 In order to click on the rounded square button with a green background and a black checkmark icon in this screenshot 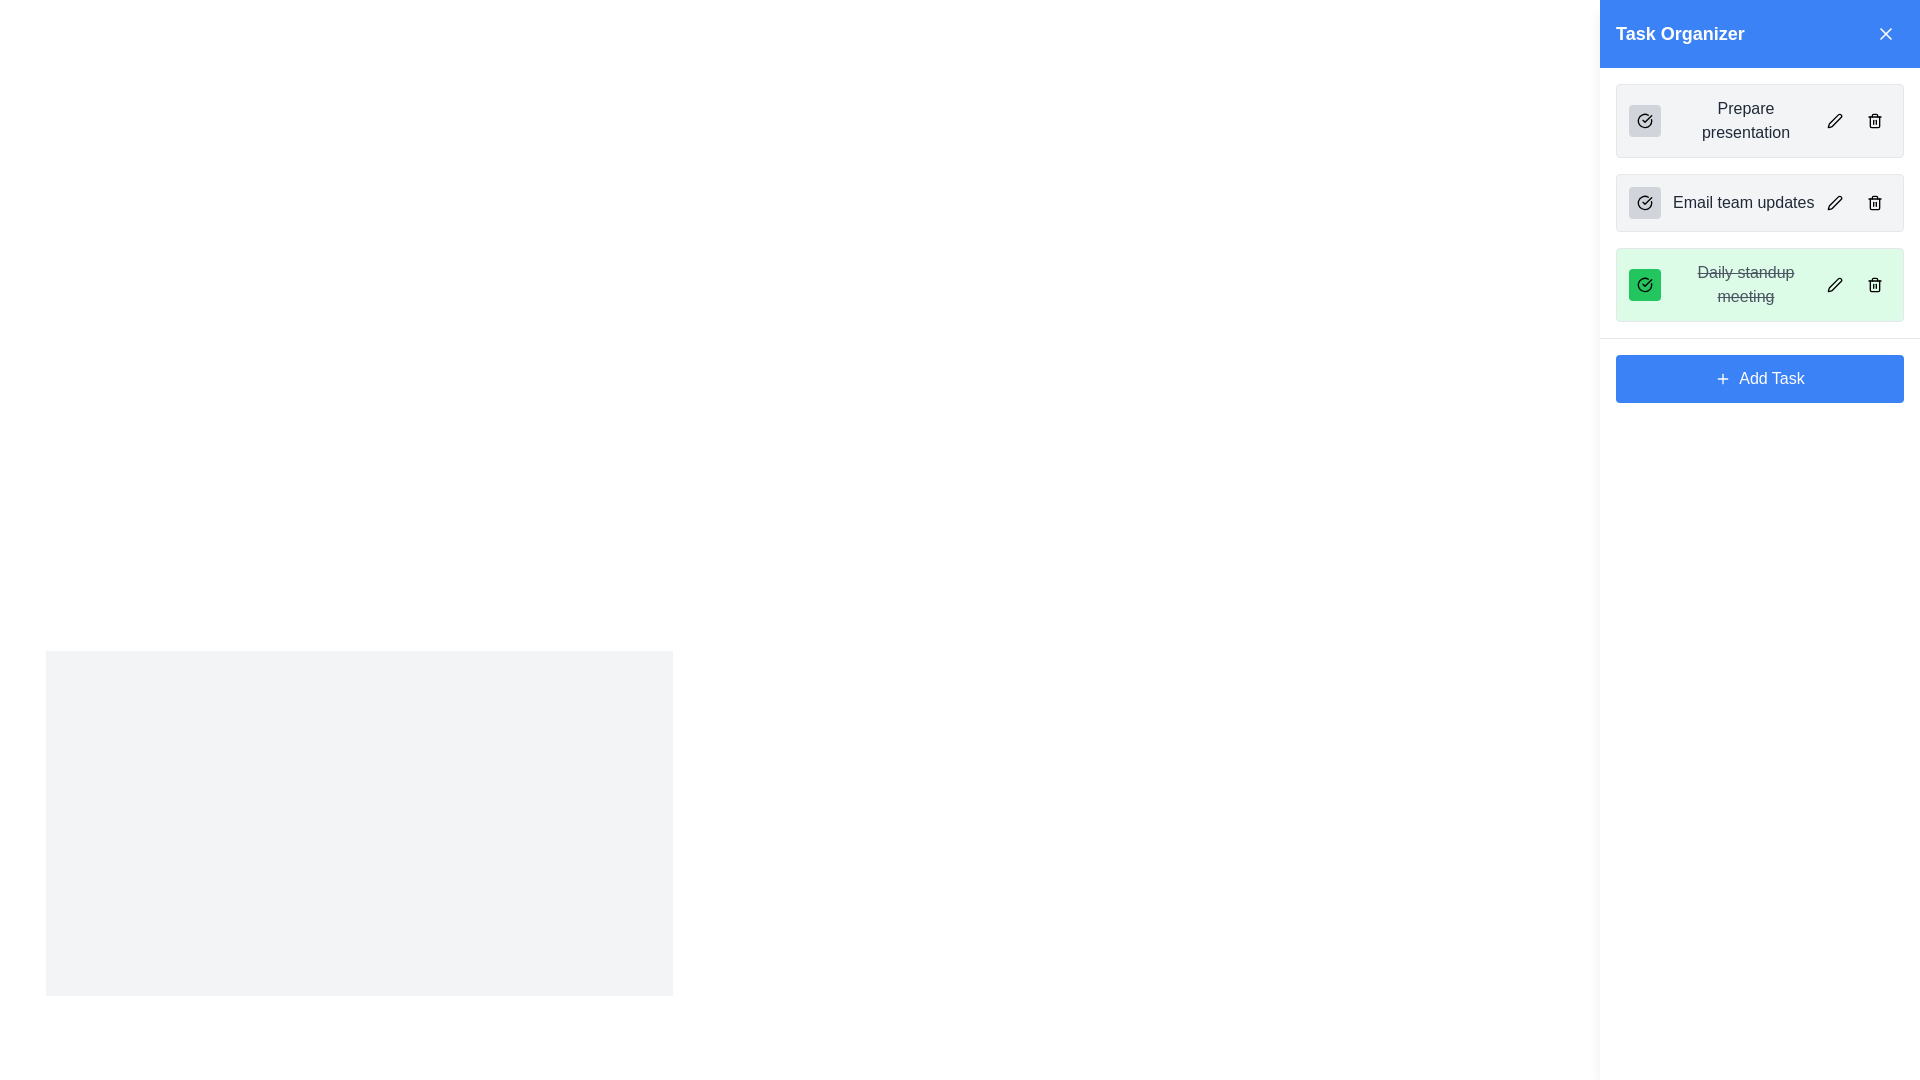, I will do `click(1645, 285)`.